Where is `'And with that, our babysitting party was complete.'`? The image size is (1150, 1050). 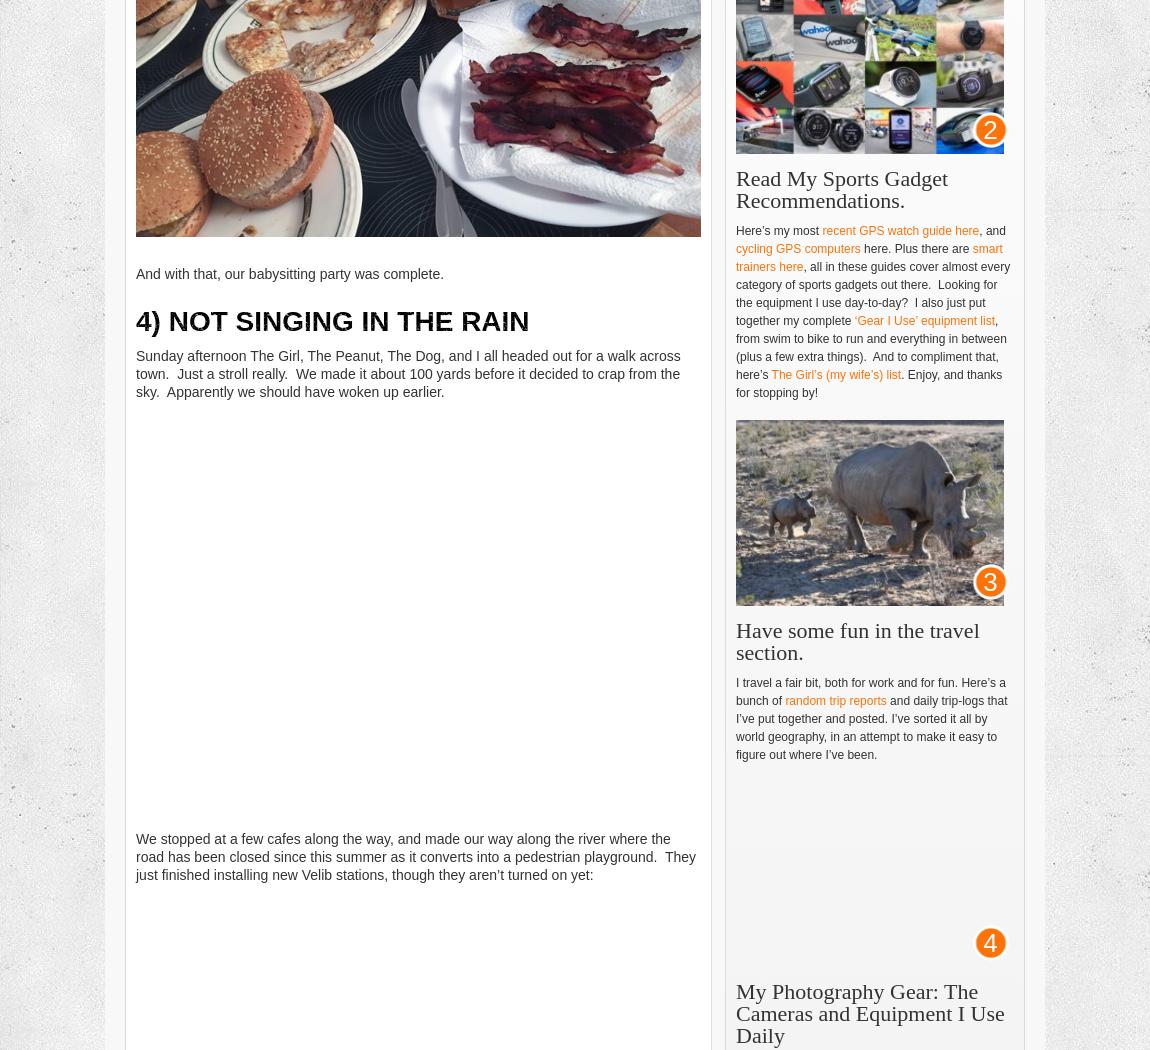
'And with that, our babysitting party was complete.' is located at coordinates (290, 272).